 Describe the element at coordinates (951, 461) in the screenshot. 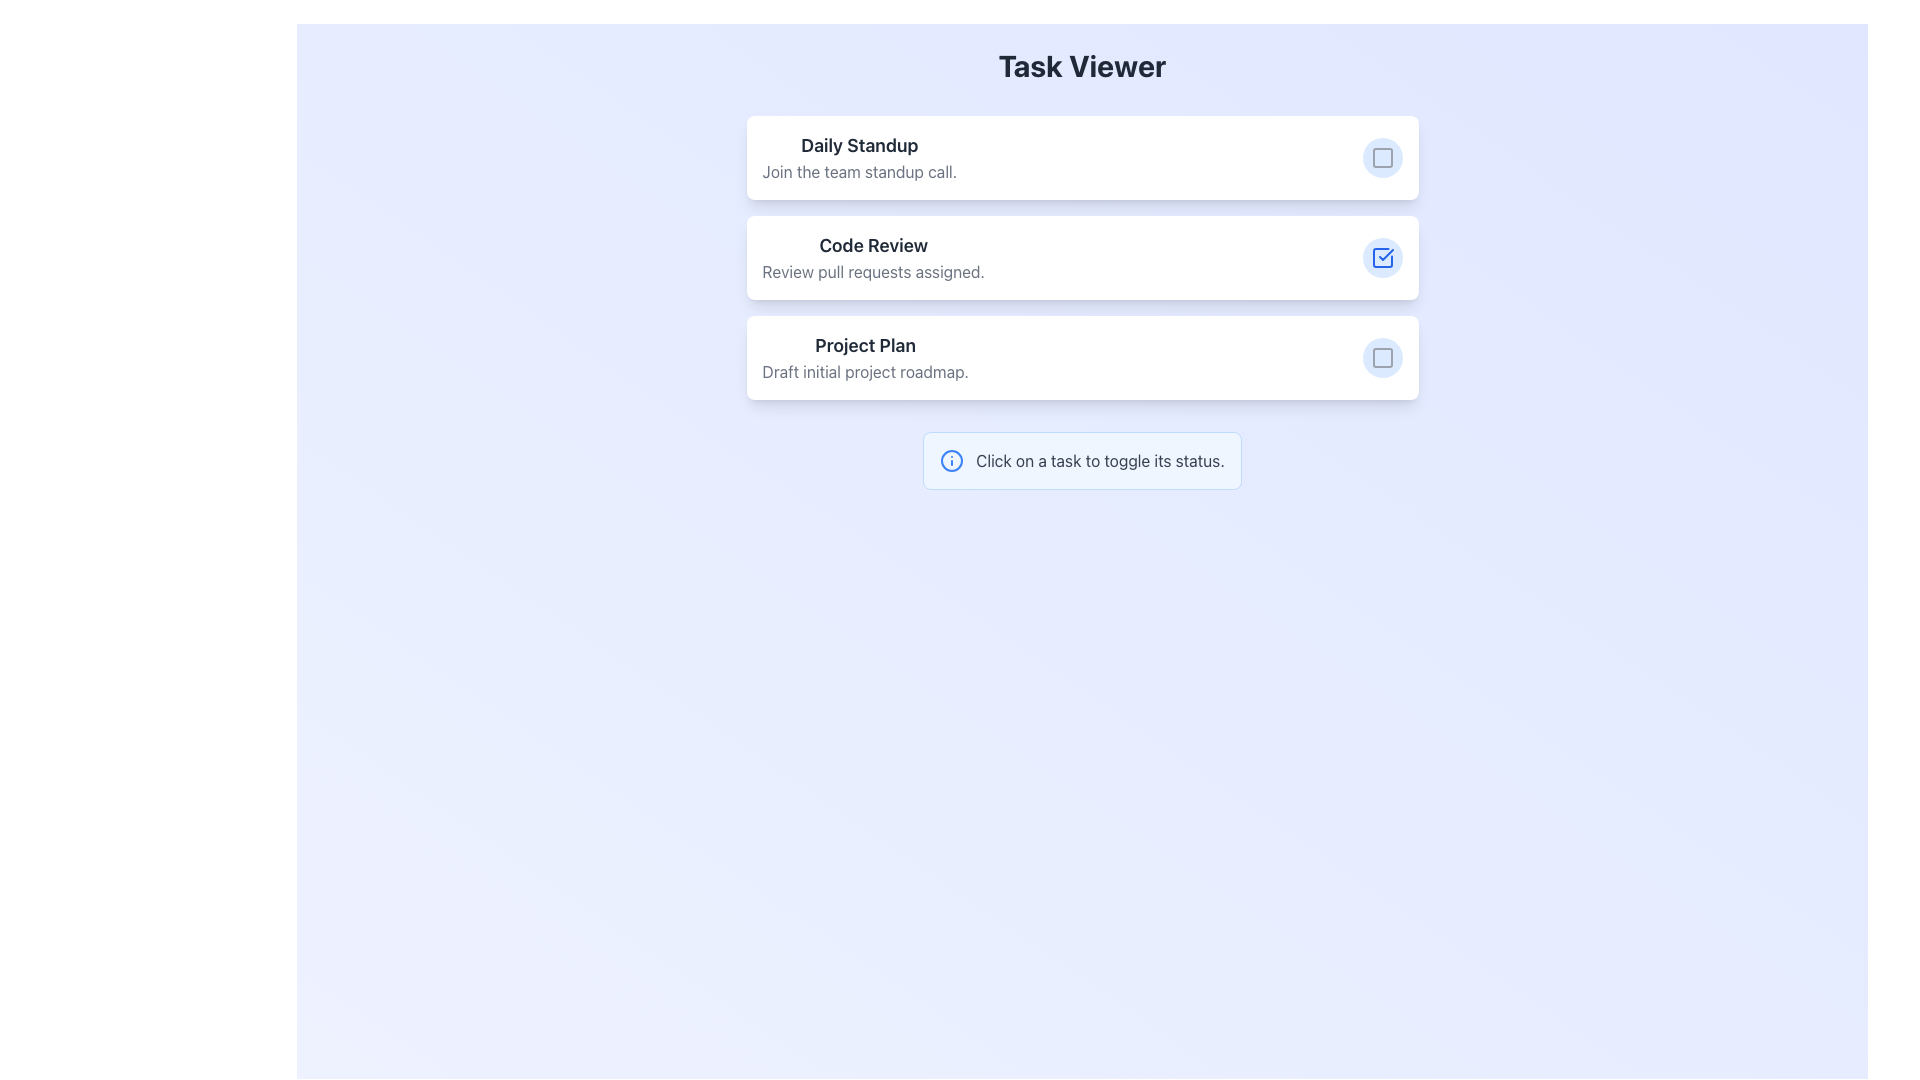

I see `the informational icon located to the left of the text 'Click on a task to toggle its status.' within the notification block at the bottom of the visible area` at that location.